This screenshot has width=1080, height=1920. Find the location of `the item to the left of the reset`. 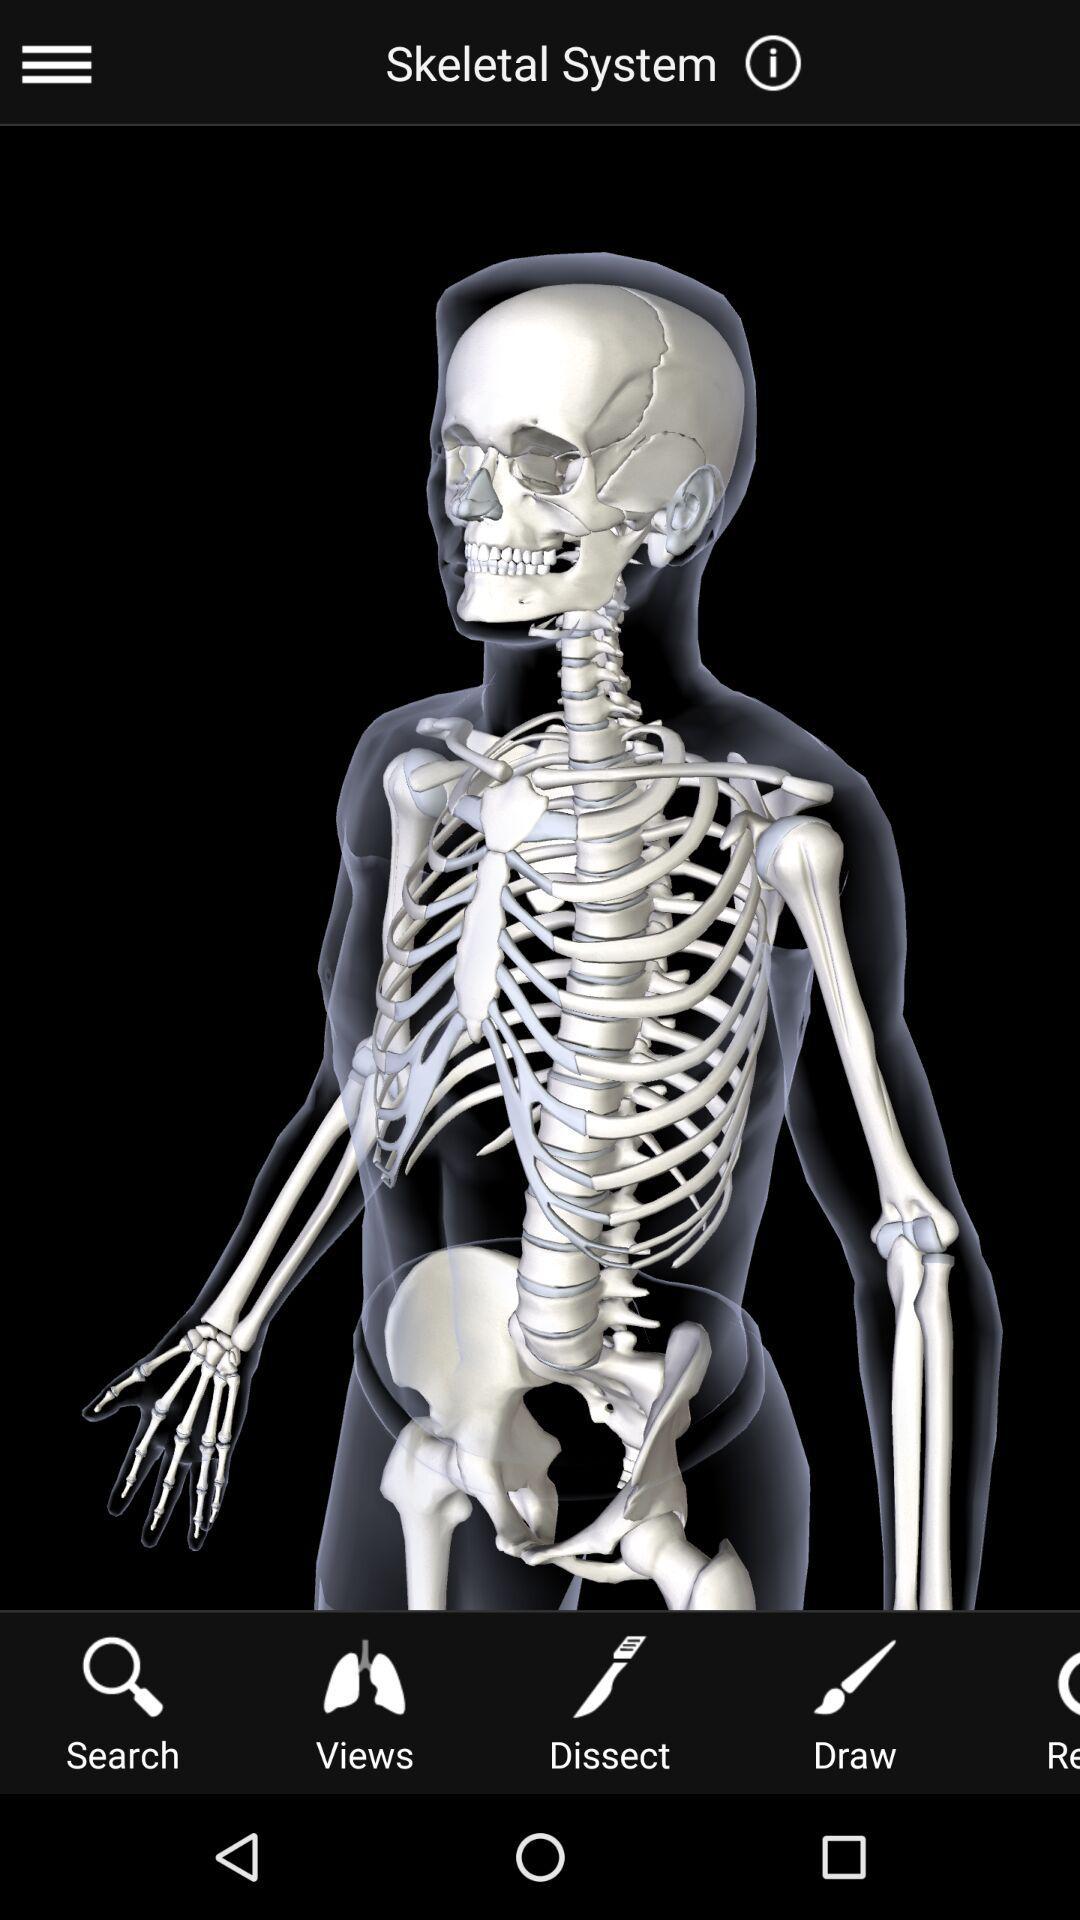

the item to the left of the reset is located at coordinates (855, 1700).